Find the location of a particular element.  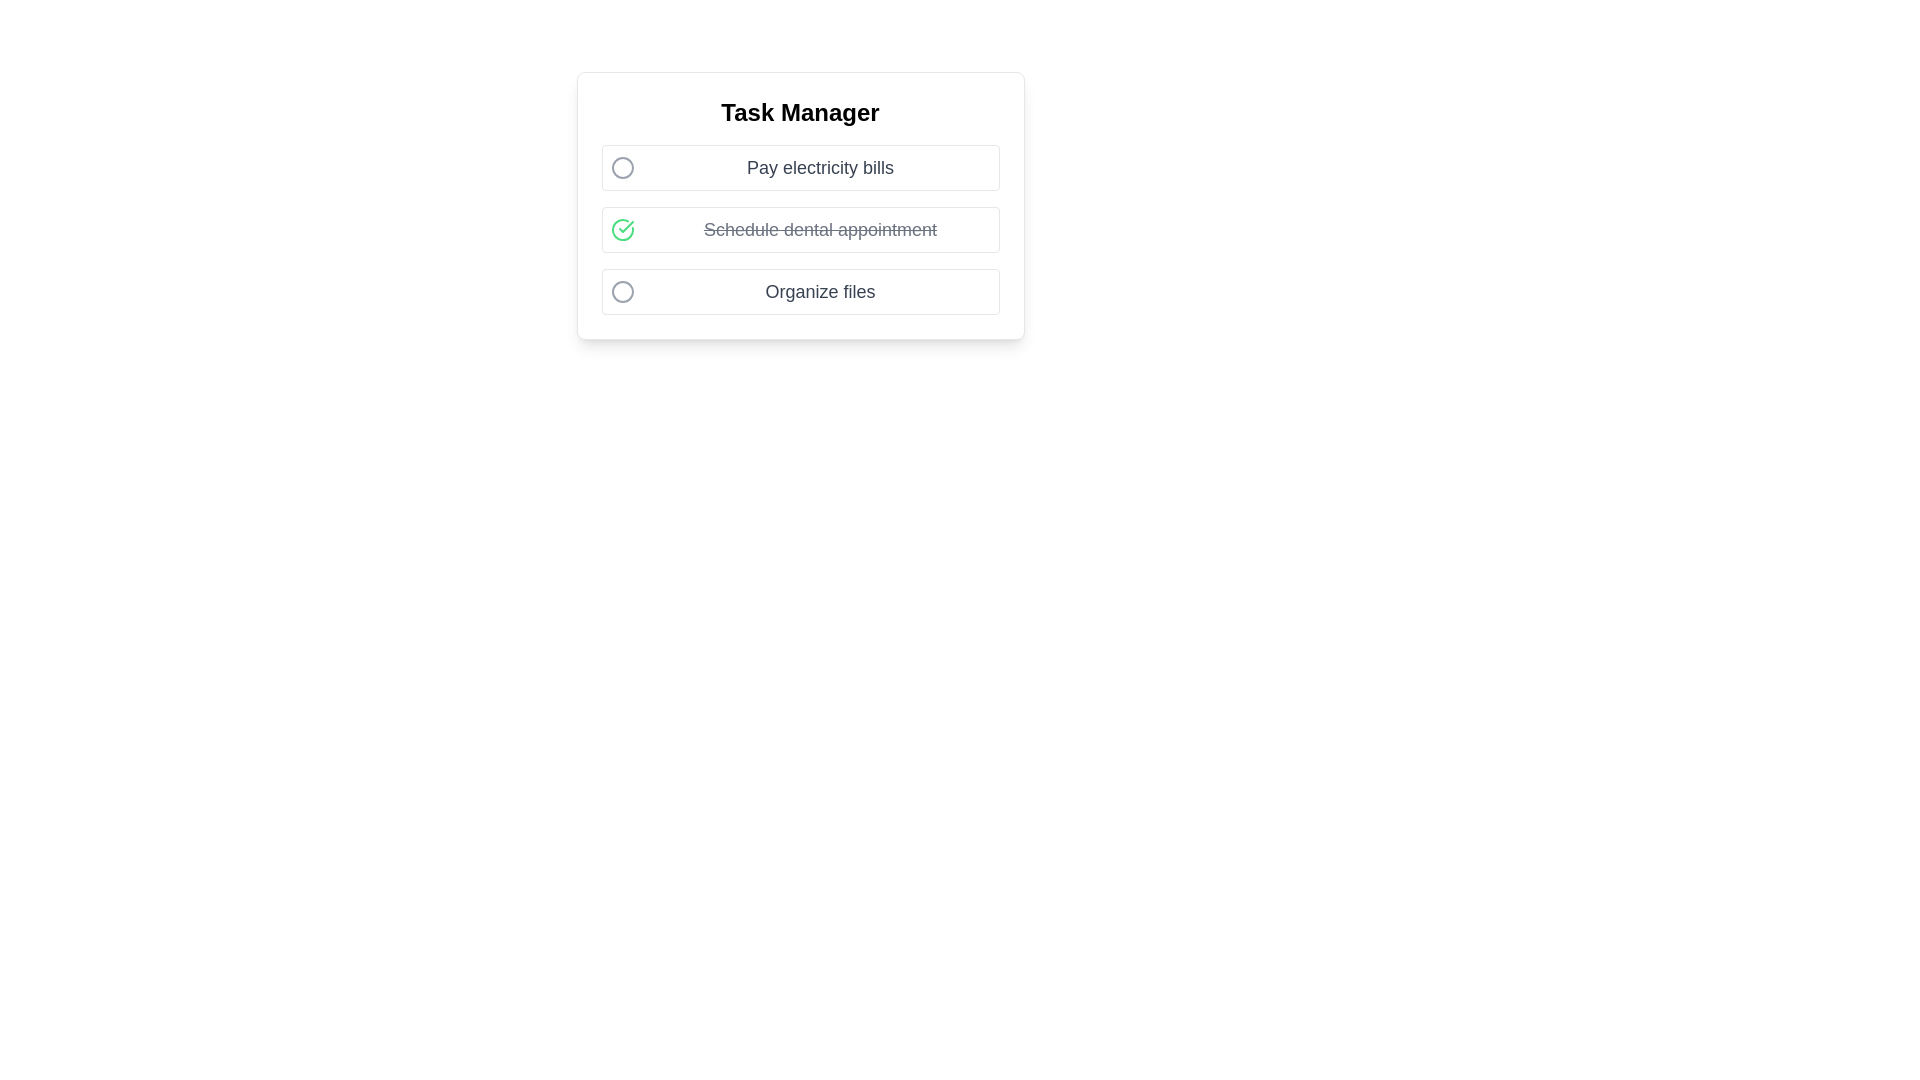

text label that identifies the third task in the 'Task Manager' list, which is positioned to the right of a circular checkbox icon is located at coordinates (820, 292).